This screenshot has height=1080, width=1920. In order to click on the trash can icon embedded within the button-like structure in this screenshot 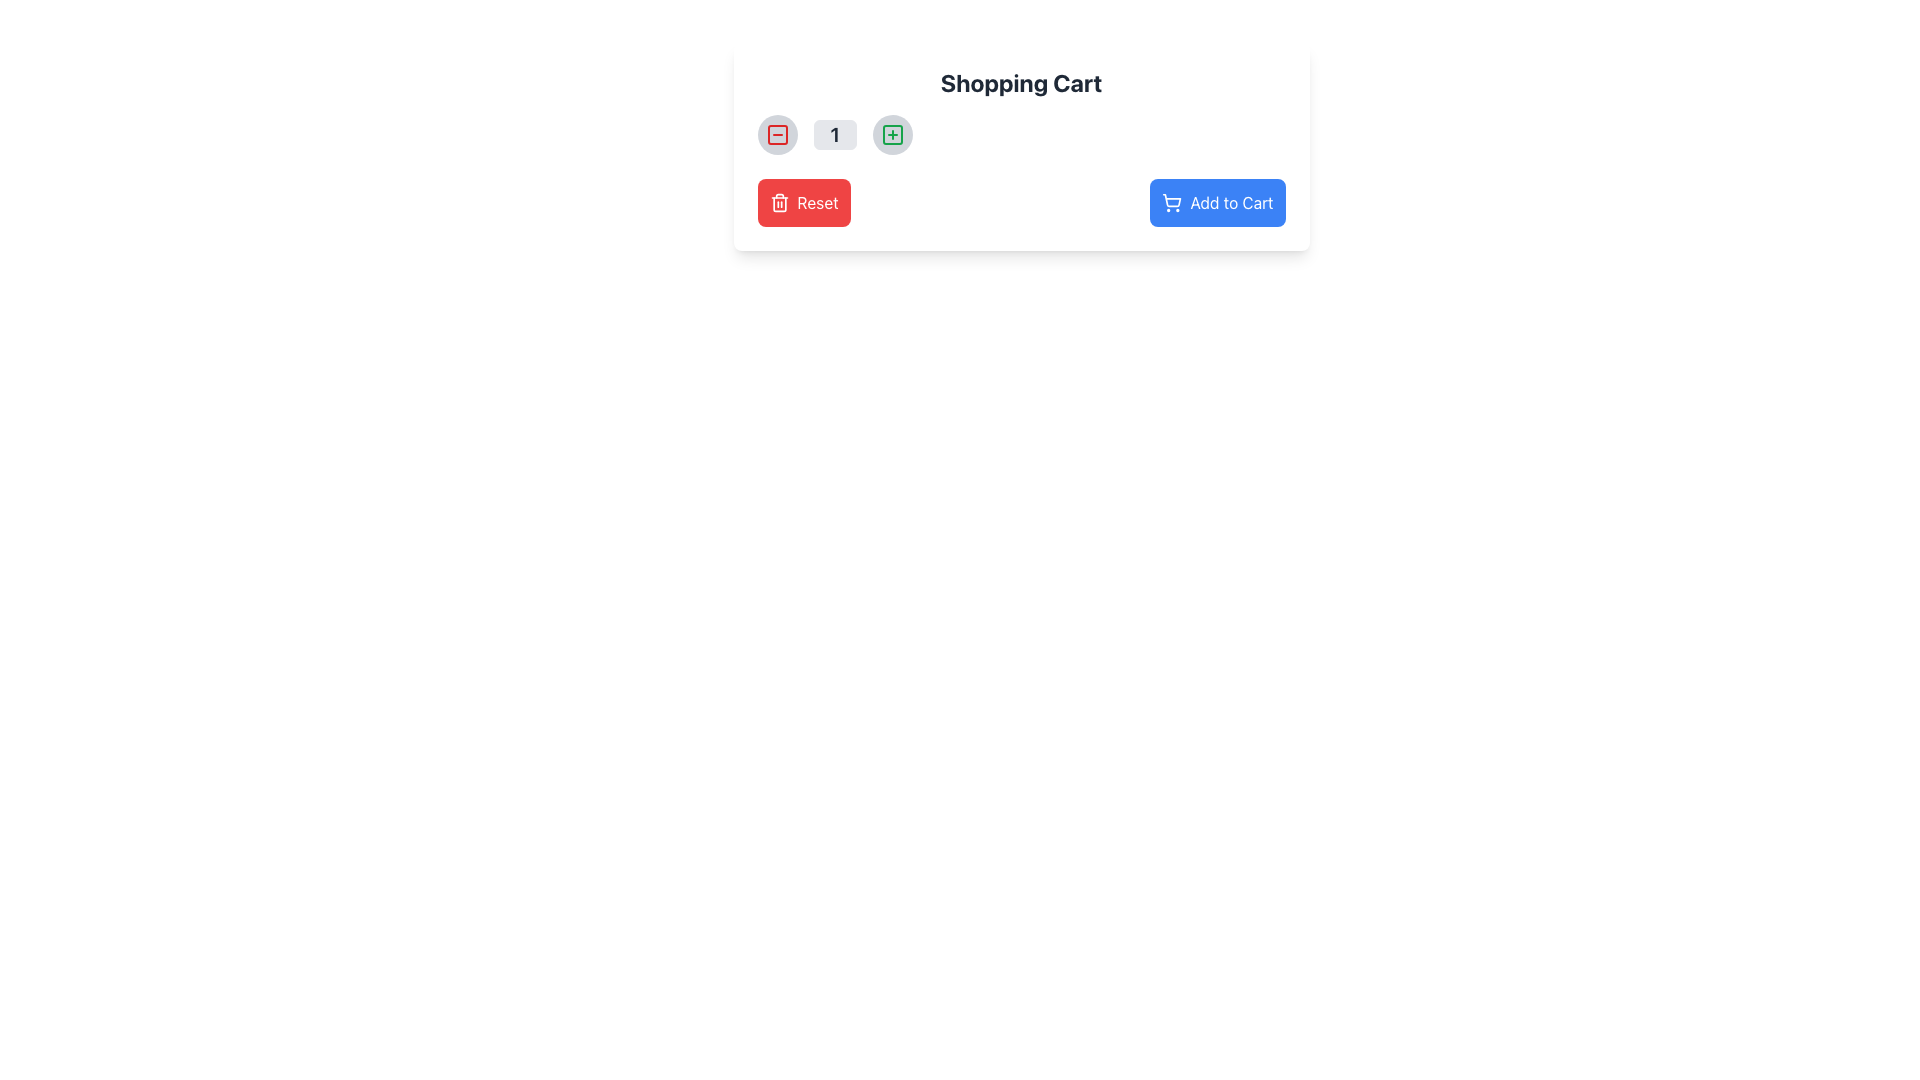, I will do `click(778, 204)`.